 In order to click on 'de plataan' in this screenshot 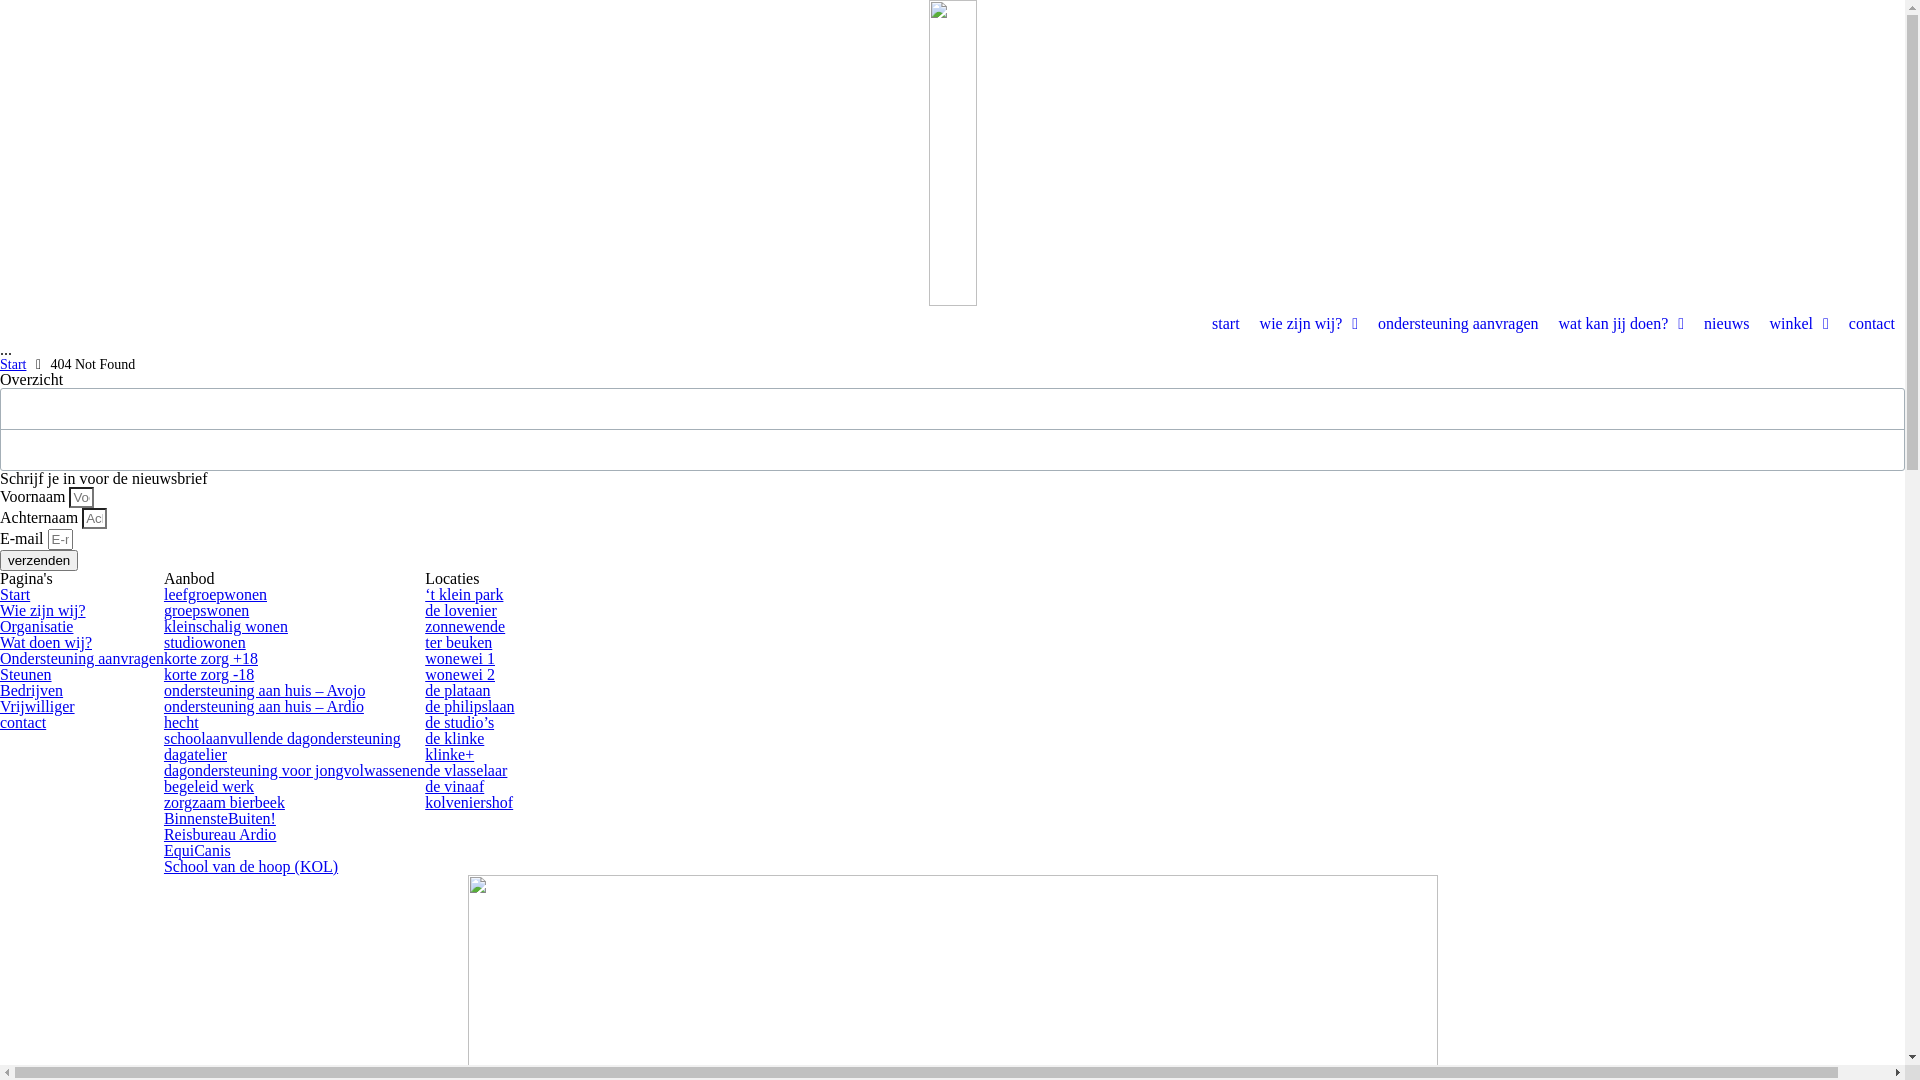, I will do `click(456, 689)`.